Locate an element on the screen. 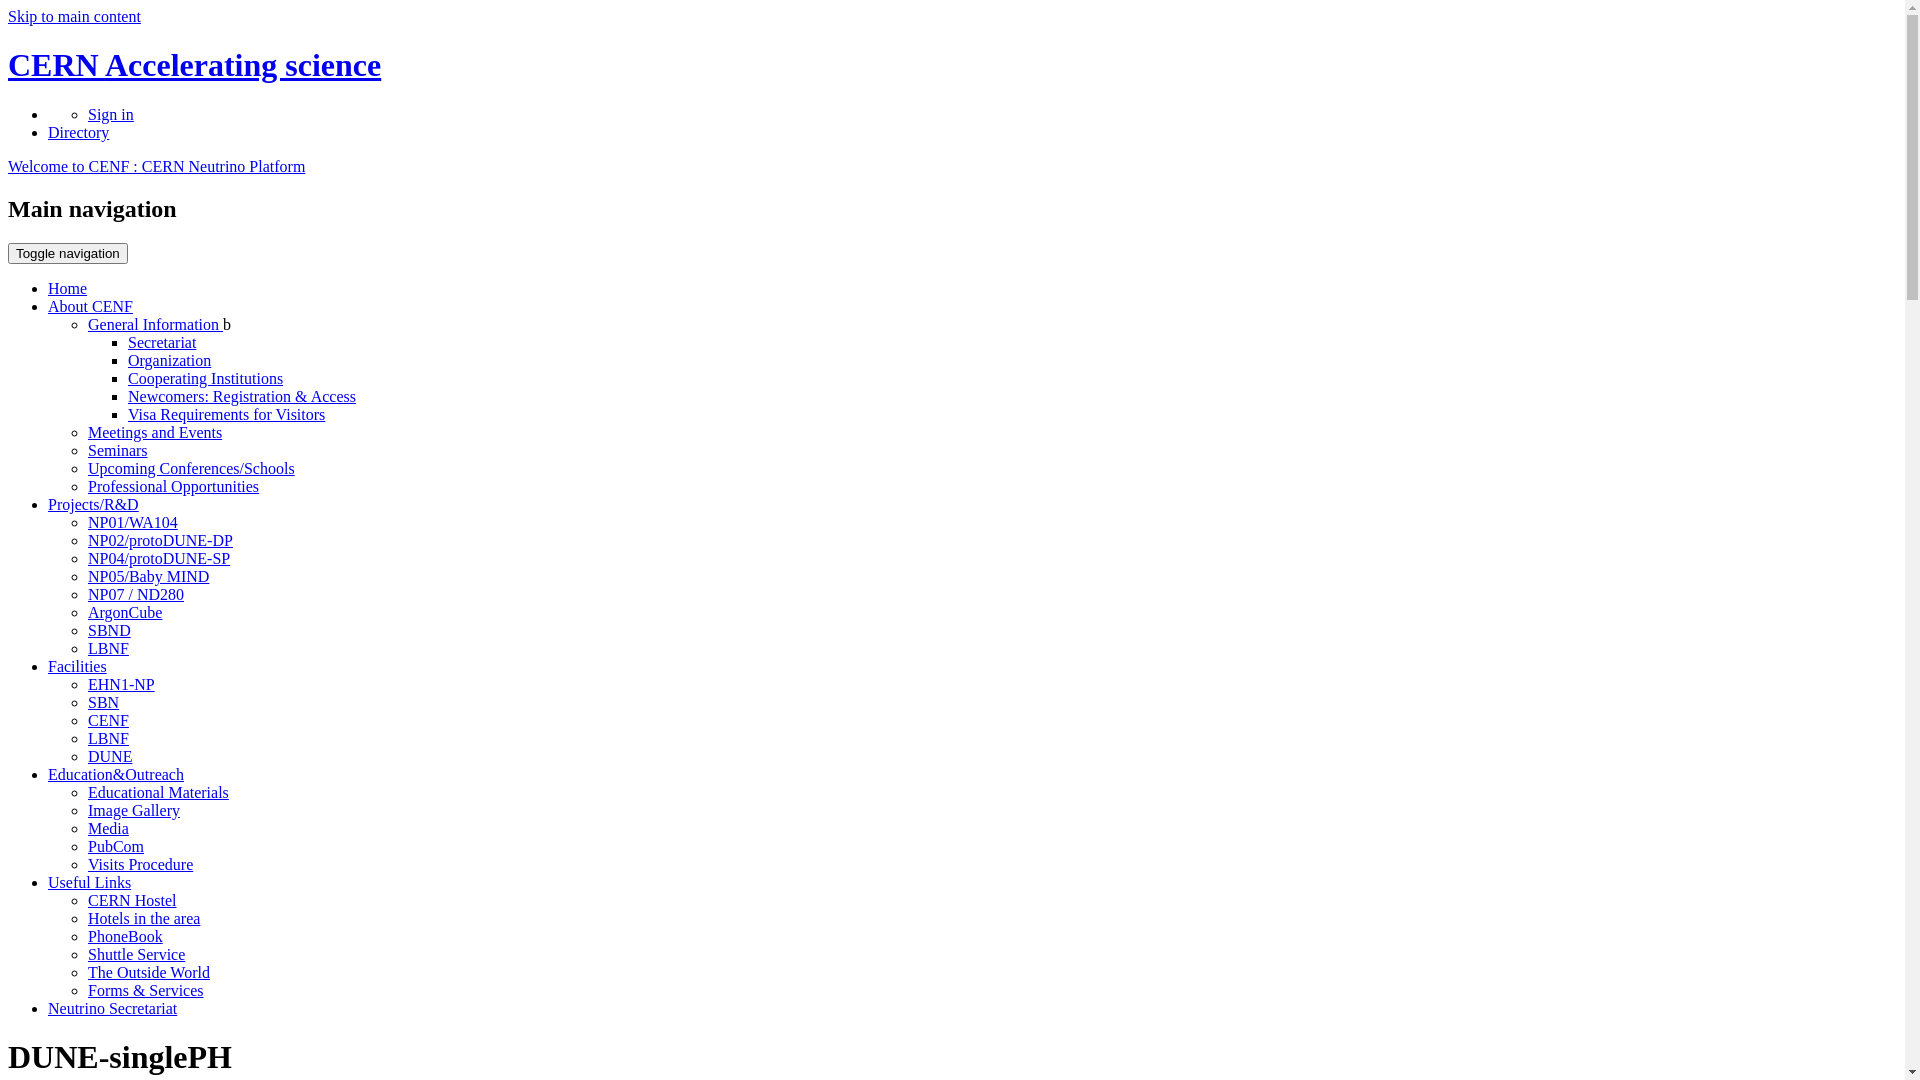  'NP07 / ND280' is located at coordinates (134, 593).